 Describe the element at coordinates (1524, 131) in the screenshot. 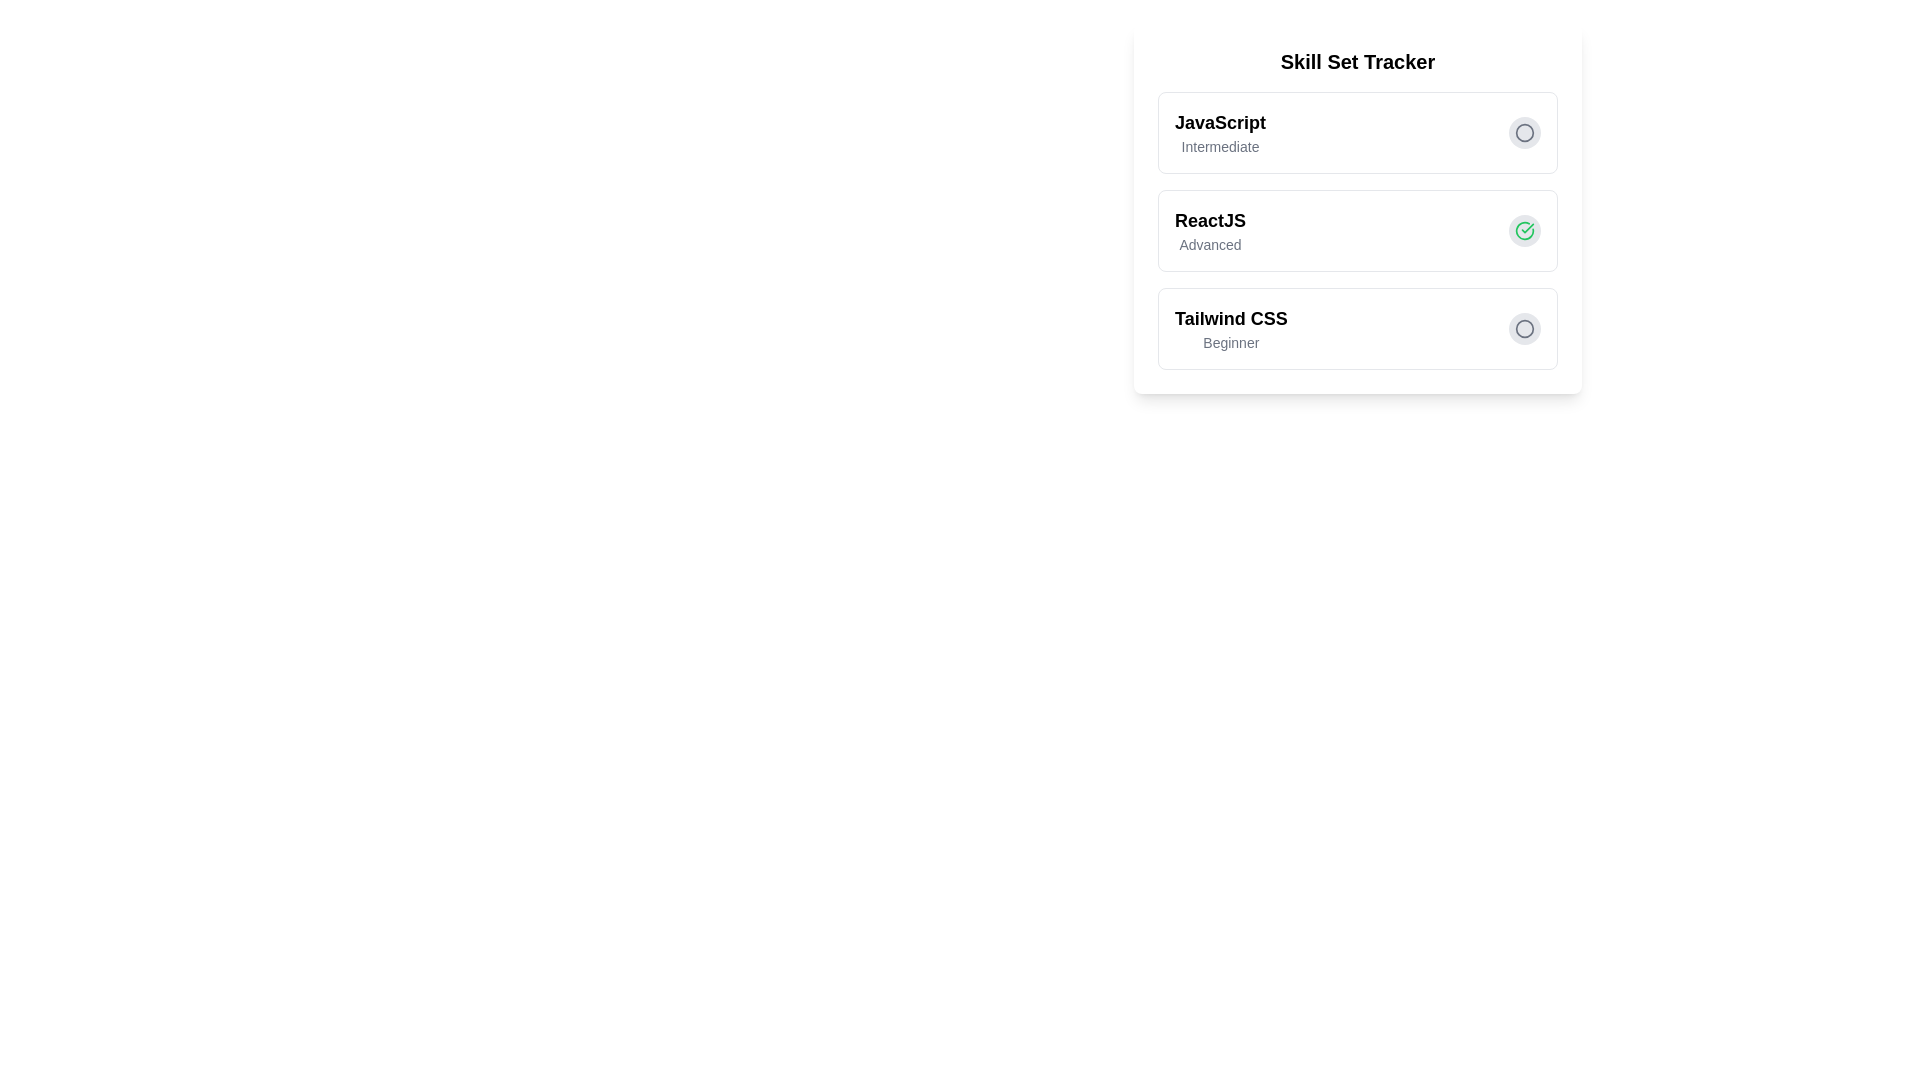

I see `the Circular Indicator for the skill 'Tailwind CSS - Beginner', which visually represents the skill level and is located on the right side of the item's row in the skills list` at that location.